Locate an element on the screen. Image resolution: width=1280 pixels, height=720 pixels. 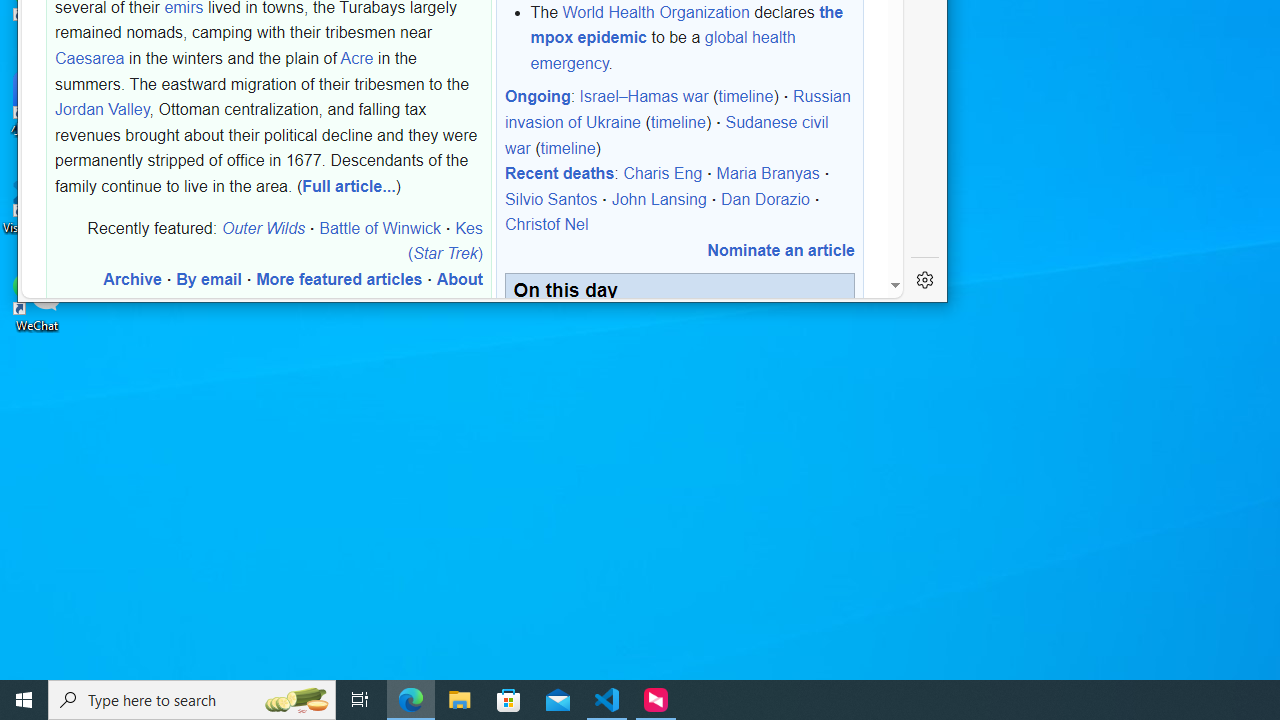
'Microsoft Store' is located at coordinates (509, 698).